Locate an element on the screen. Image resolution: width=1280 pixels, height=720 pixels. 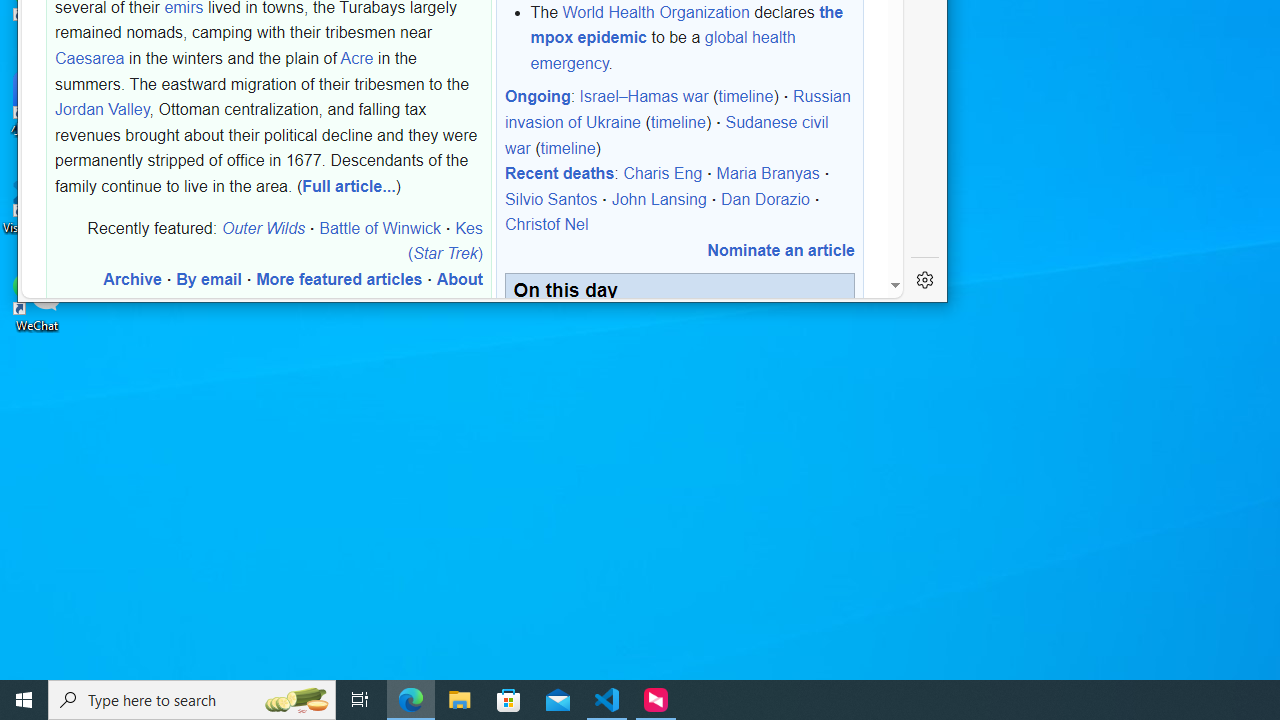
'Microsoft Store' is located at coordinates (509, 698).